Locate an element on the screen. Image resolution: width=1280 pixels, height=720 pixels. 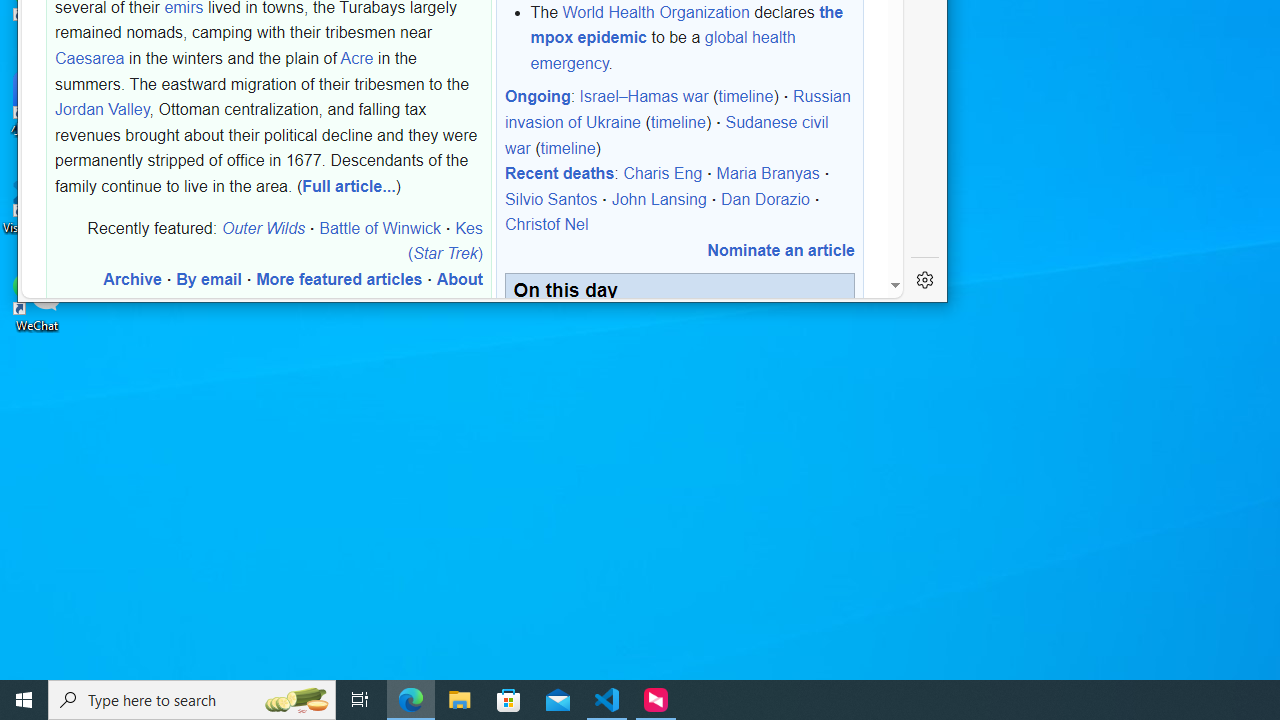
'Microsoft Store' is located at coordinates (509, 698).